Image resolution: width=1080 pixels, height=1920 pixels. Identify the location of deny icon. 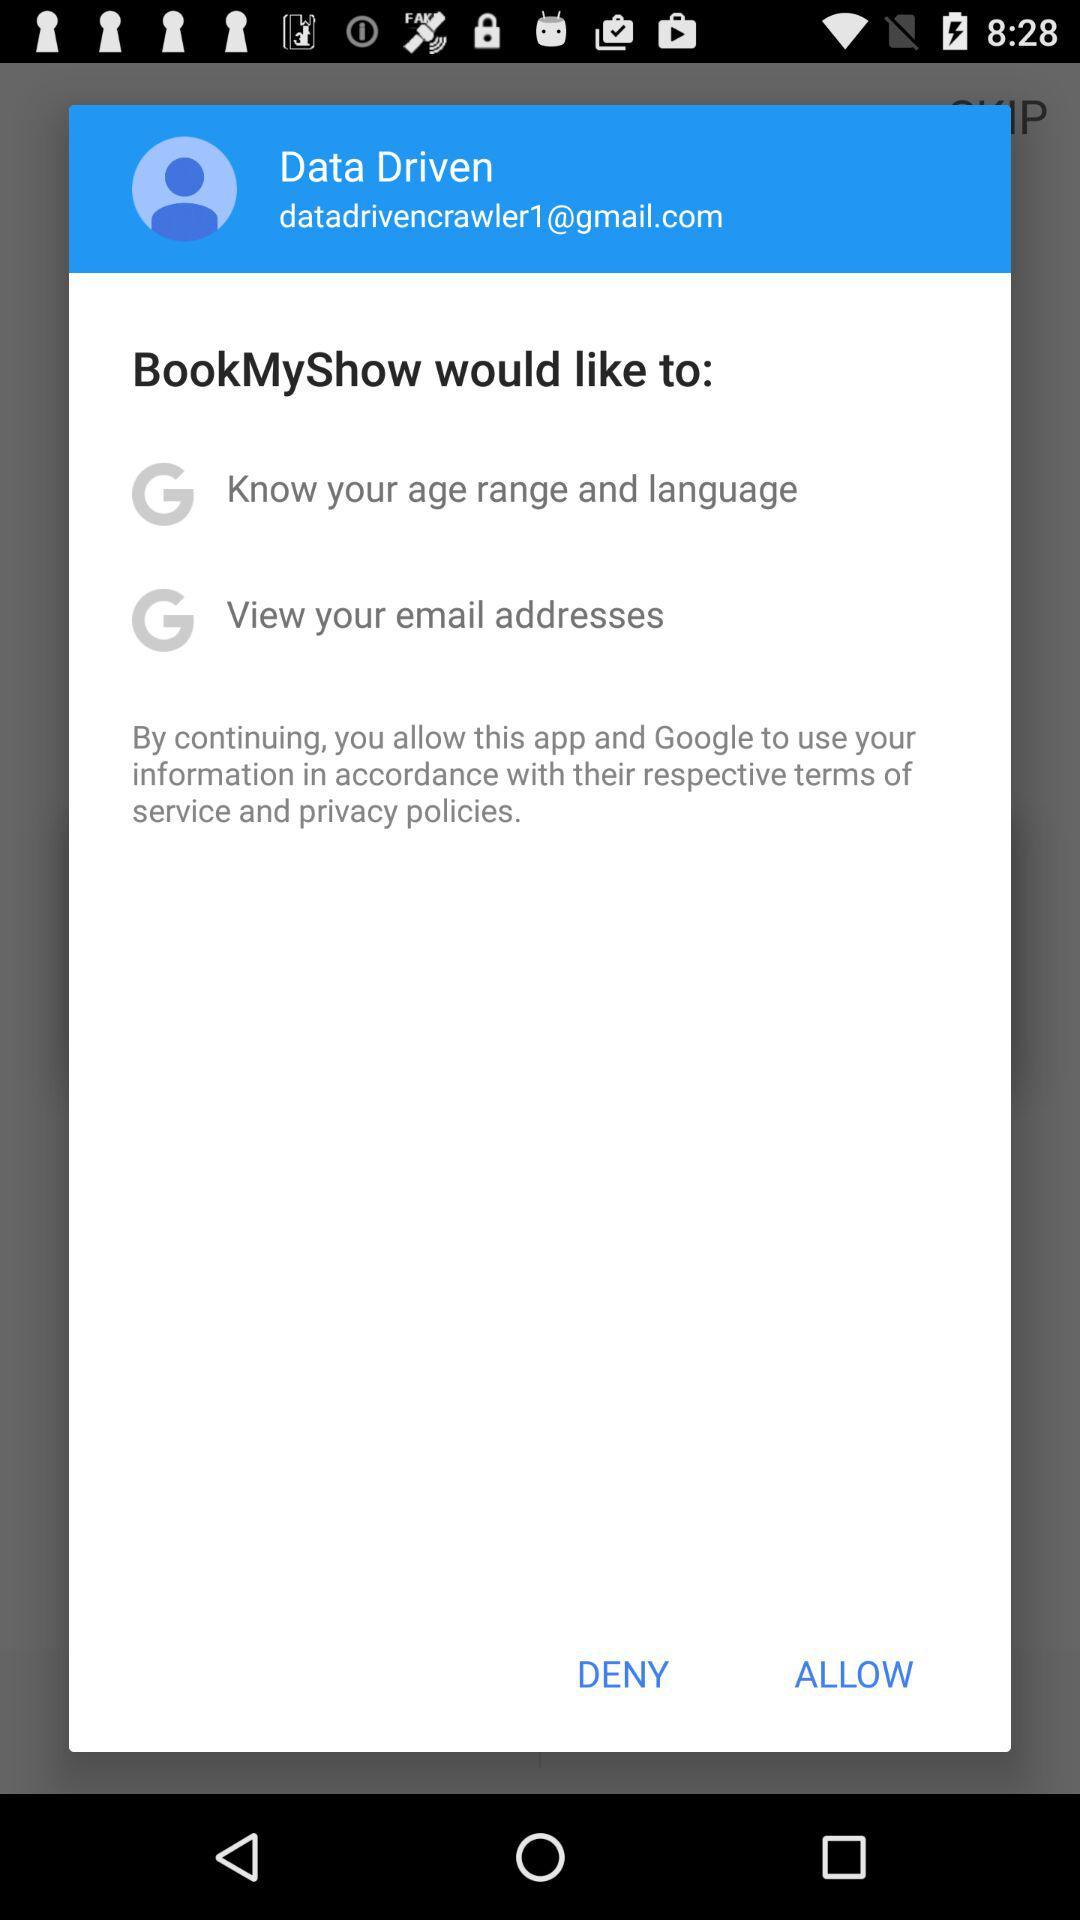
(621, 1673).